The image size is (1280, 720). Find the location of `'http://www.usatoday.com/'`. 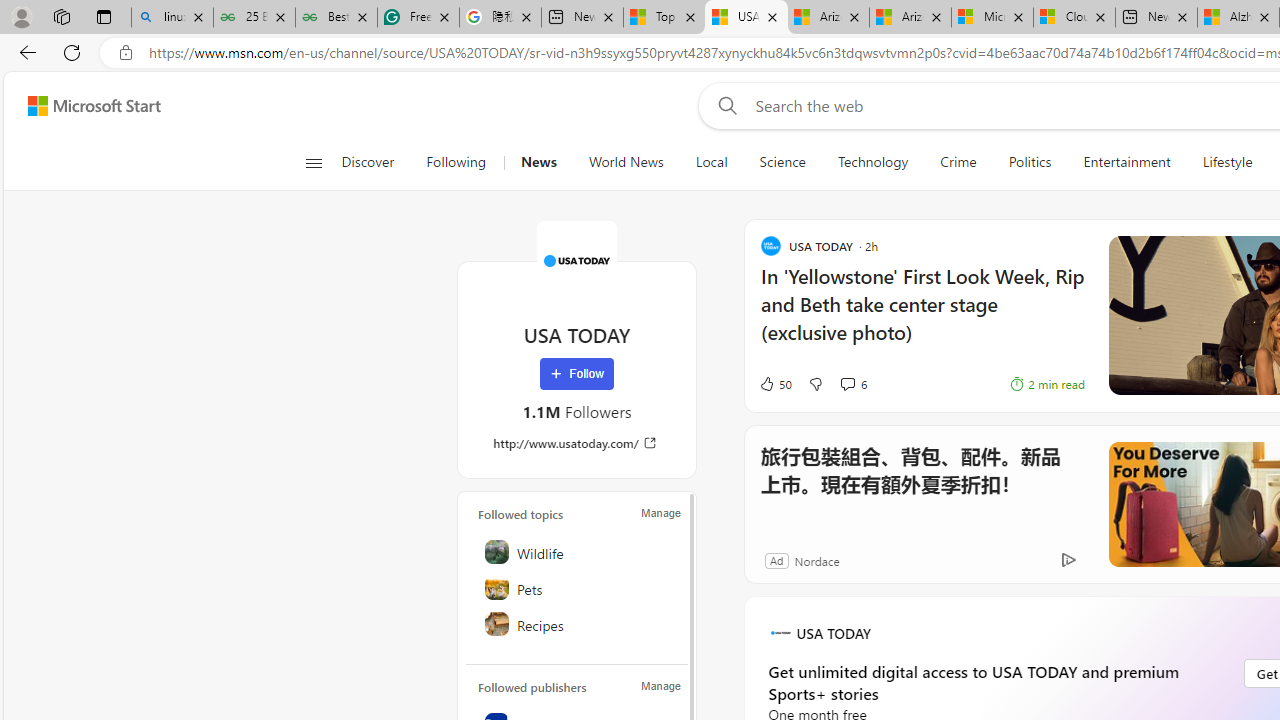

'http://www.usatoday.com/' is located at coordinates (575, 442).